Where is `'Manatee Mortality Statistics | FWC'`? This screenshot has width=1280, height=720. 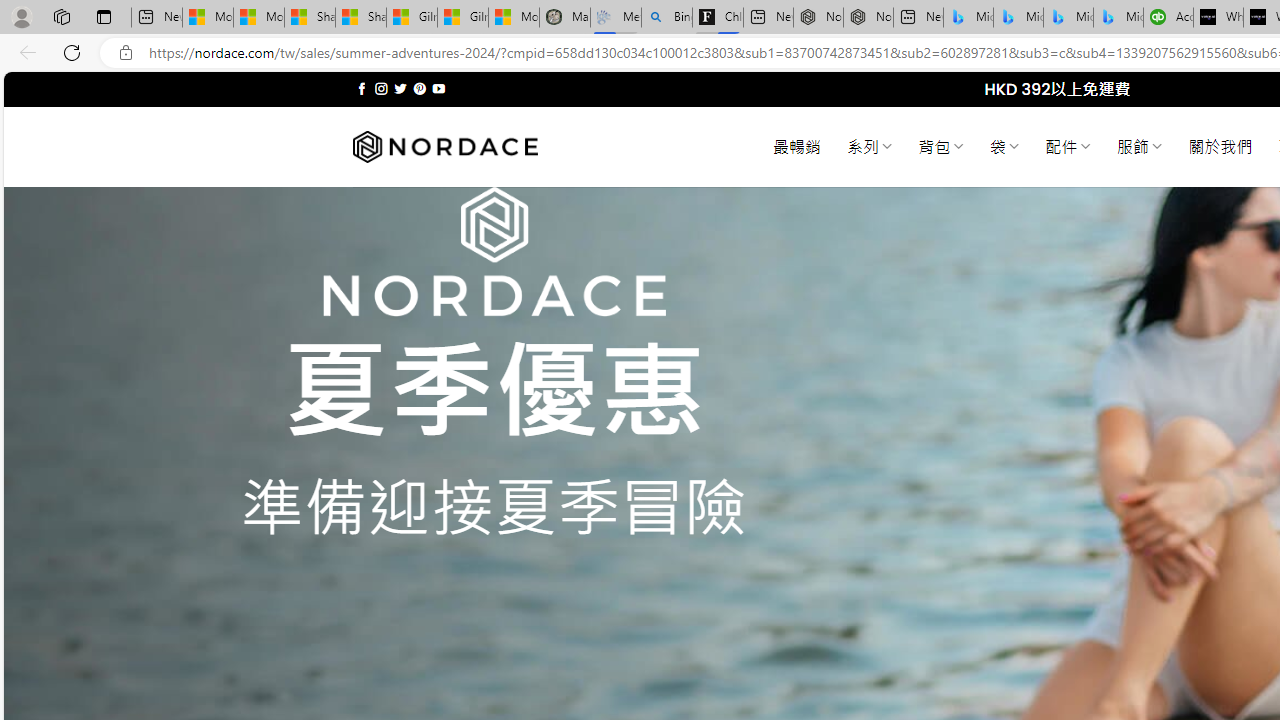
'Manatee Mortality Statistics | FWC' is located at coordinates (564, 17).